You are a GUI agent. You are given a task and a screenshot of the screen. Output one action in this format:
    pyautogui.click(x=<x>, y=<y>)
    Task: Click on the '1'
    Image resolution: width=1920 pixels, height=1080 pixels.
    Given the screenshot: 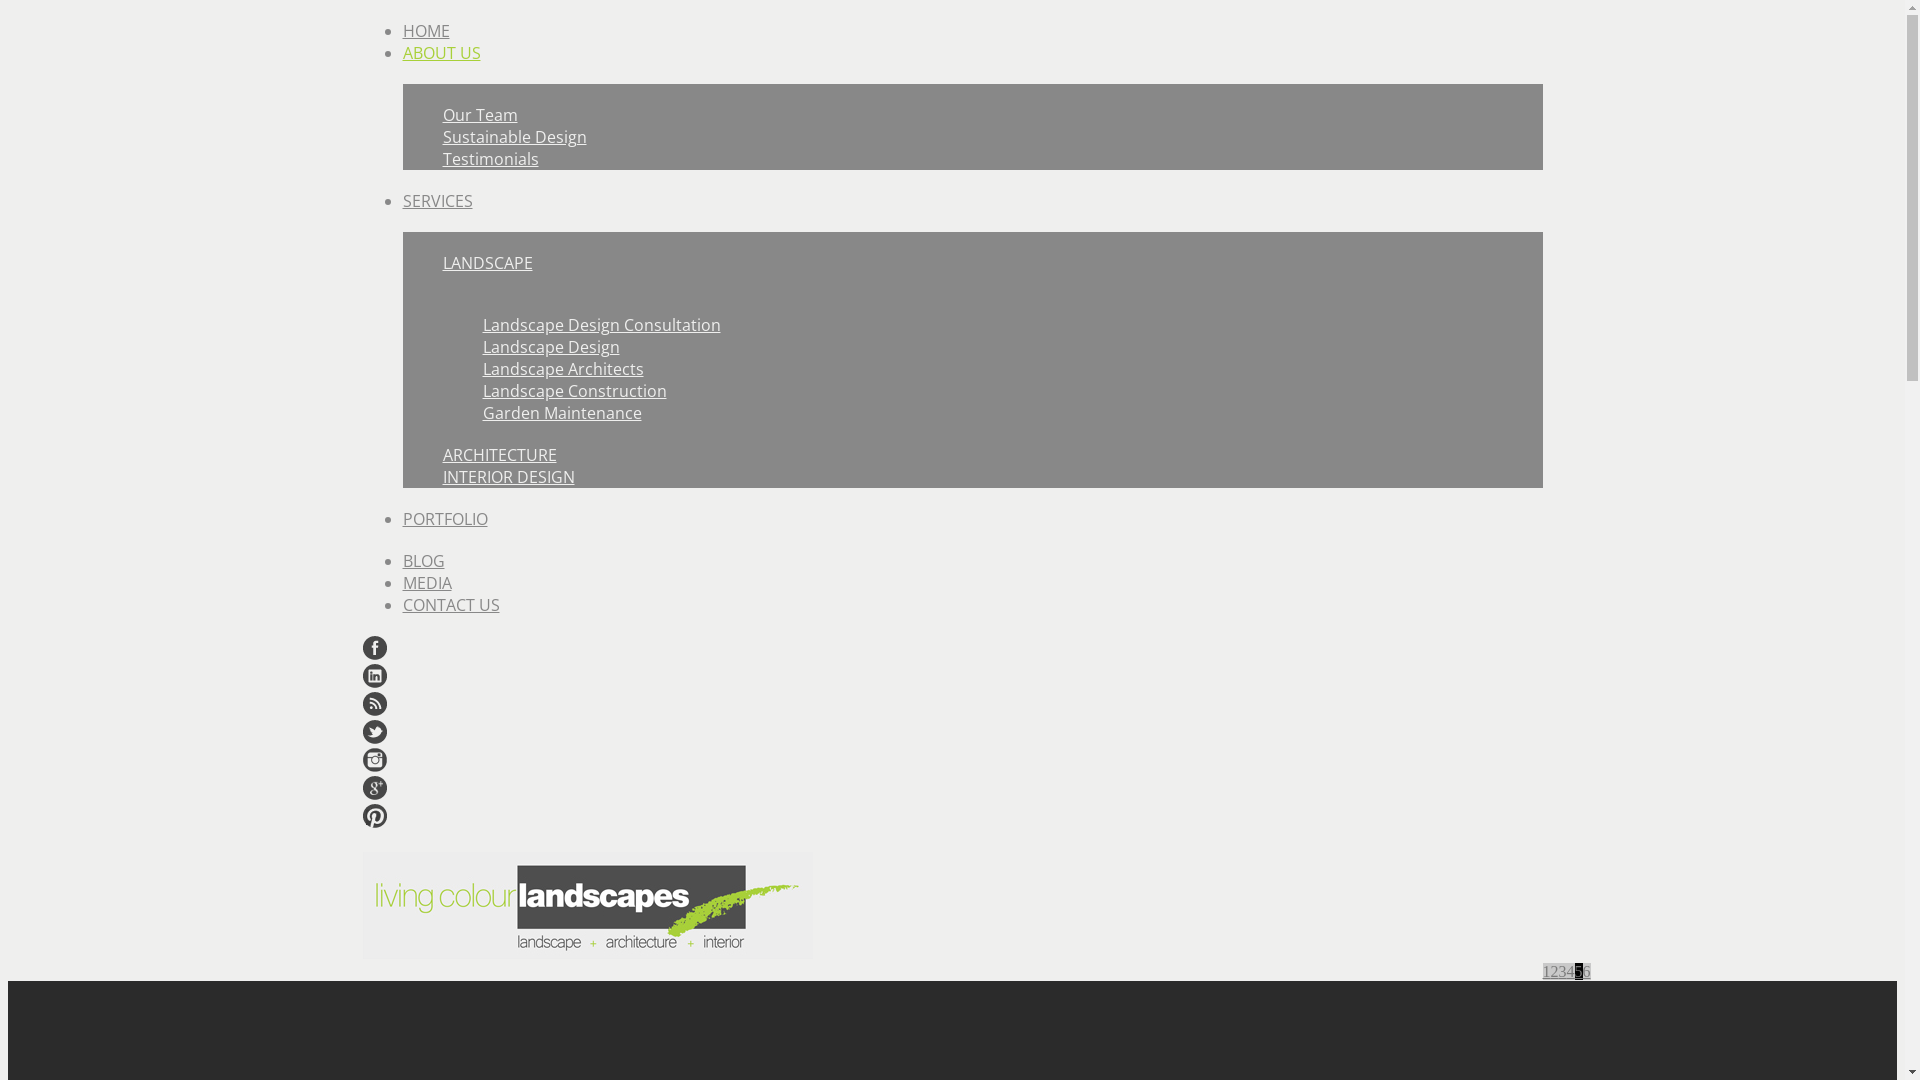 What is the action you would take?
    pyautogui.click(x=1544, y=970)
    